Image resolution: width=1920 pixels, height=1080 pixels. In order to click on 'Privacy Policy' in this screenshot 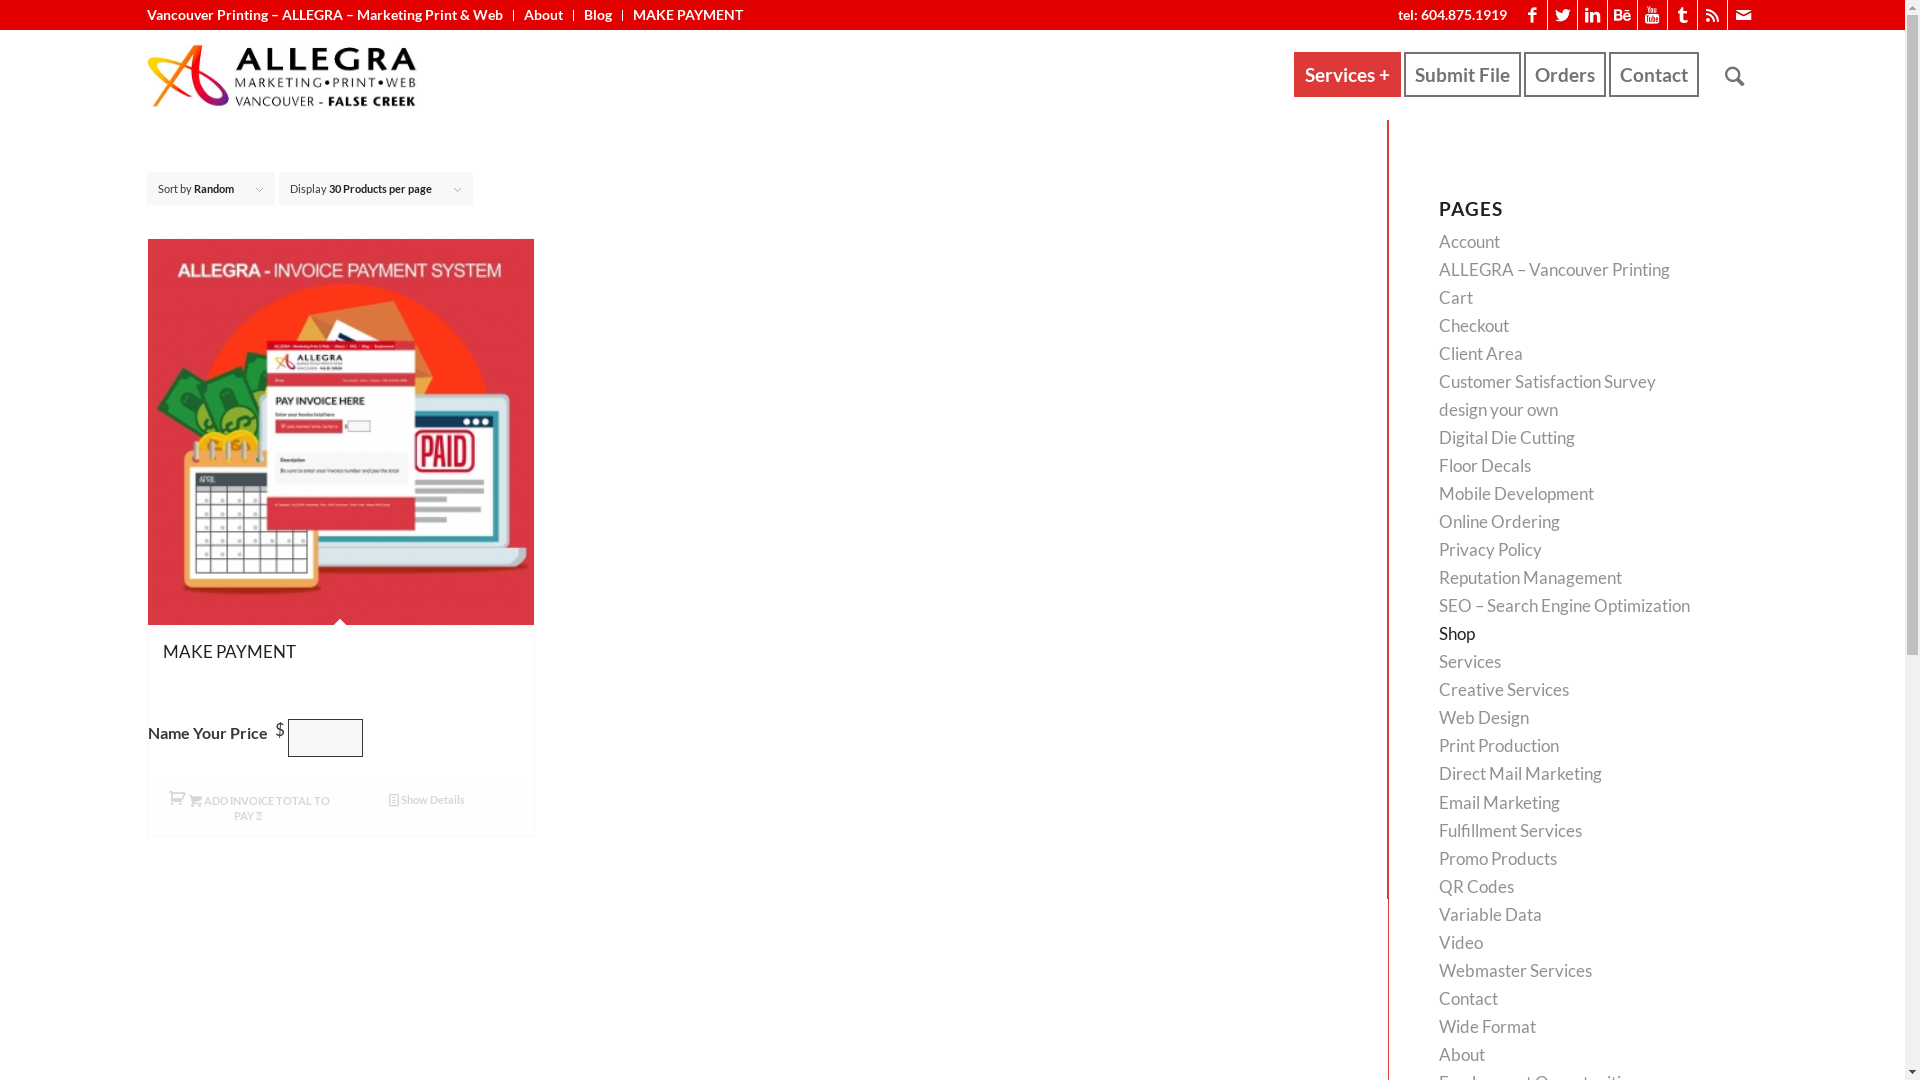, I will do `click(1490, 549)`.